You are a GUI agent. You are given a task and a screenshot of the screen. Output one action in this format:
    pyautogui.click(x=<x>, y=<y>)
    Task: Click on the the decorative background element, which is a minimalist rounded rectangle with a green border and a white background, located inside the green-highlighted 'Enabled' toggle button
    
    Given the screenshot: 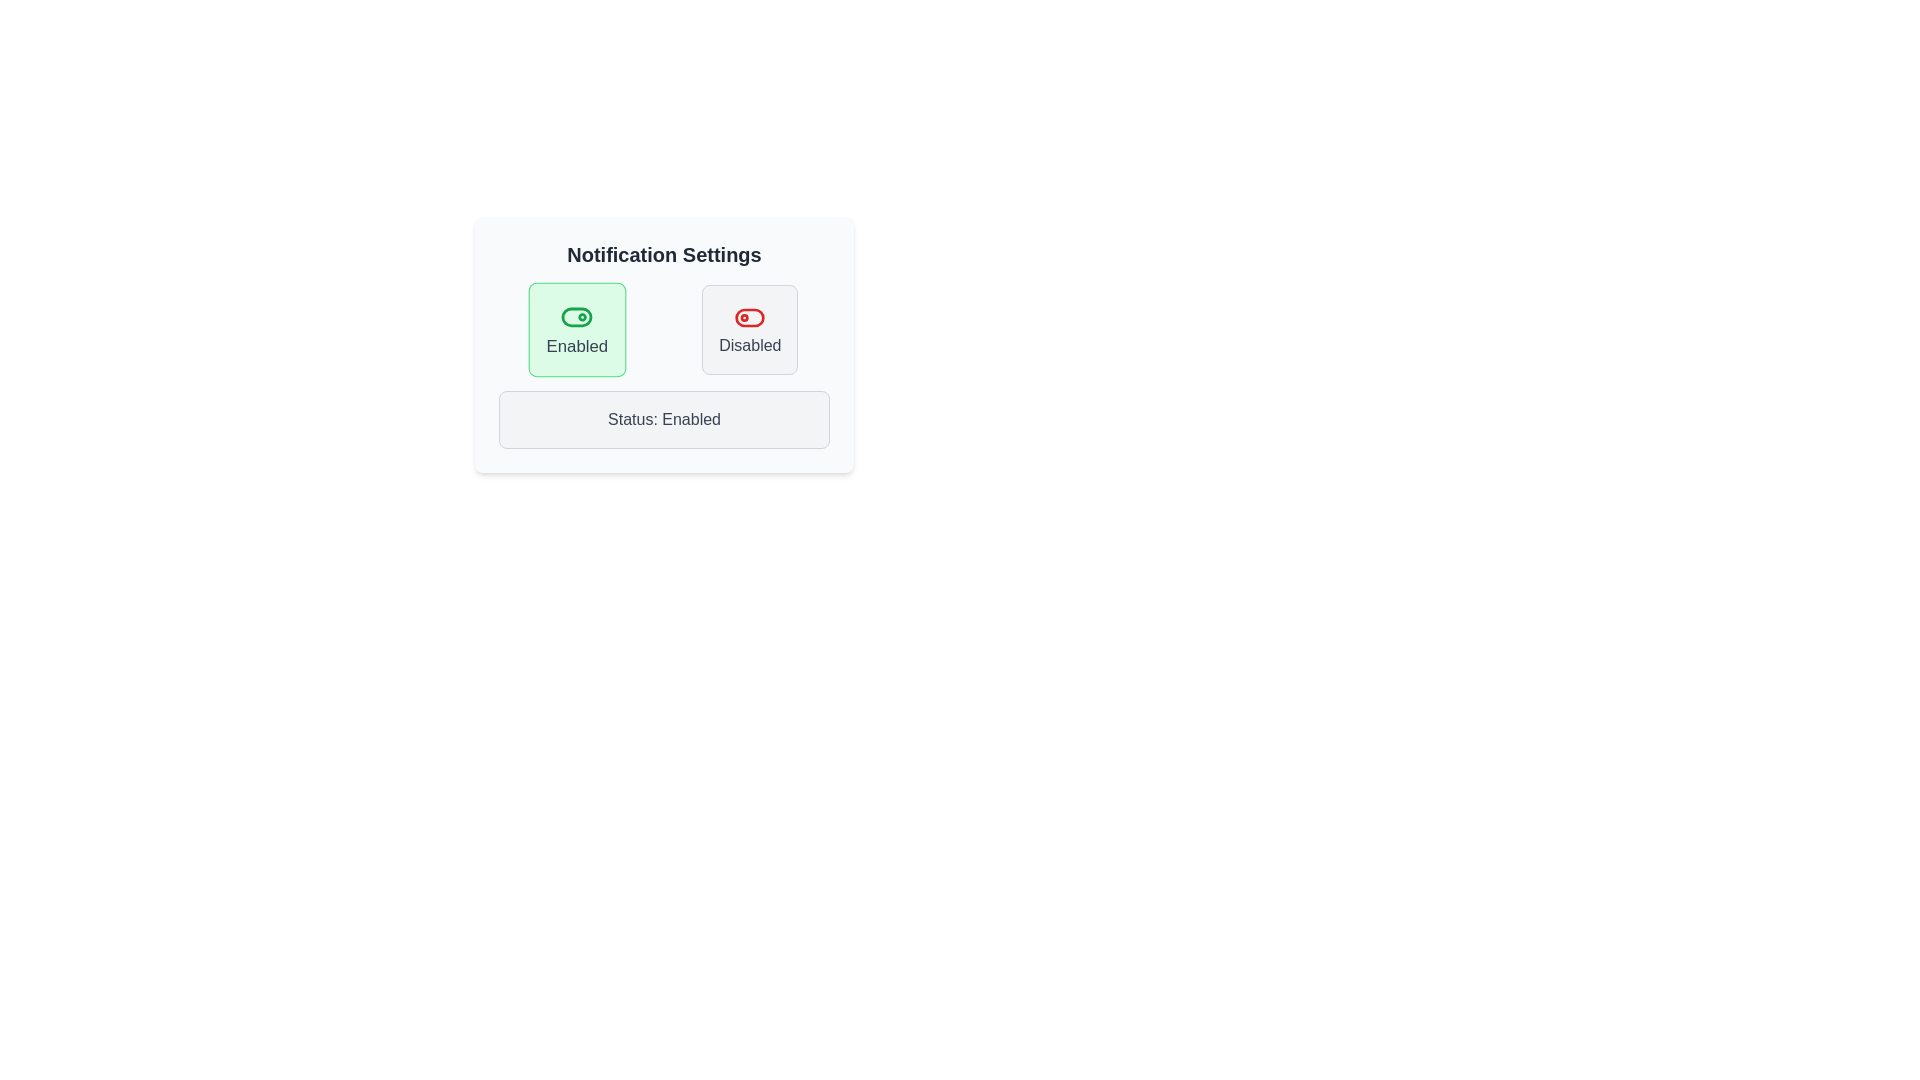 What is the action you would take?
    pyautogui.click(x=575, y=316)
    